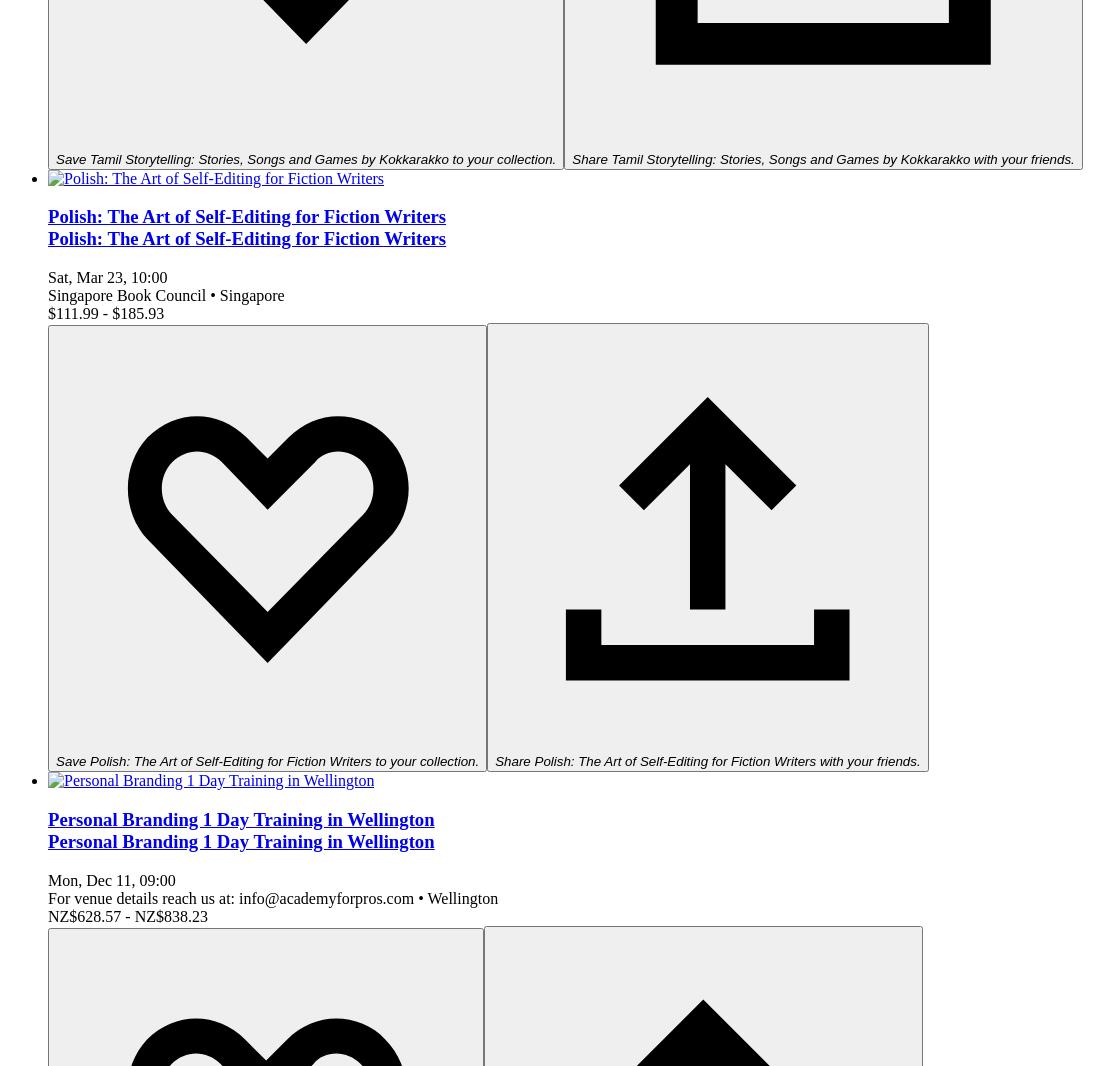 This screenshot has width=1100, height=1066. Describe the element at coordinates (823, 157) in the screenshot. I see `'Share Tamil Storytelling: Stories, Songs and Games by Kokkarakko with your friends.'` at that location.